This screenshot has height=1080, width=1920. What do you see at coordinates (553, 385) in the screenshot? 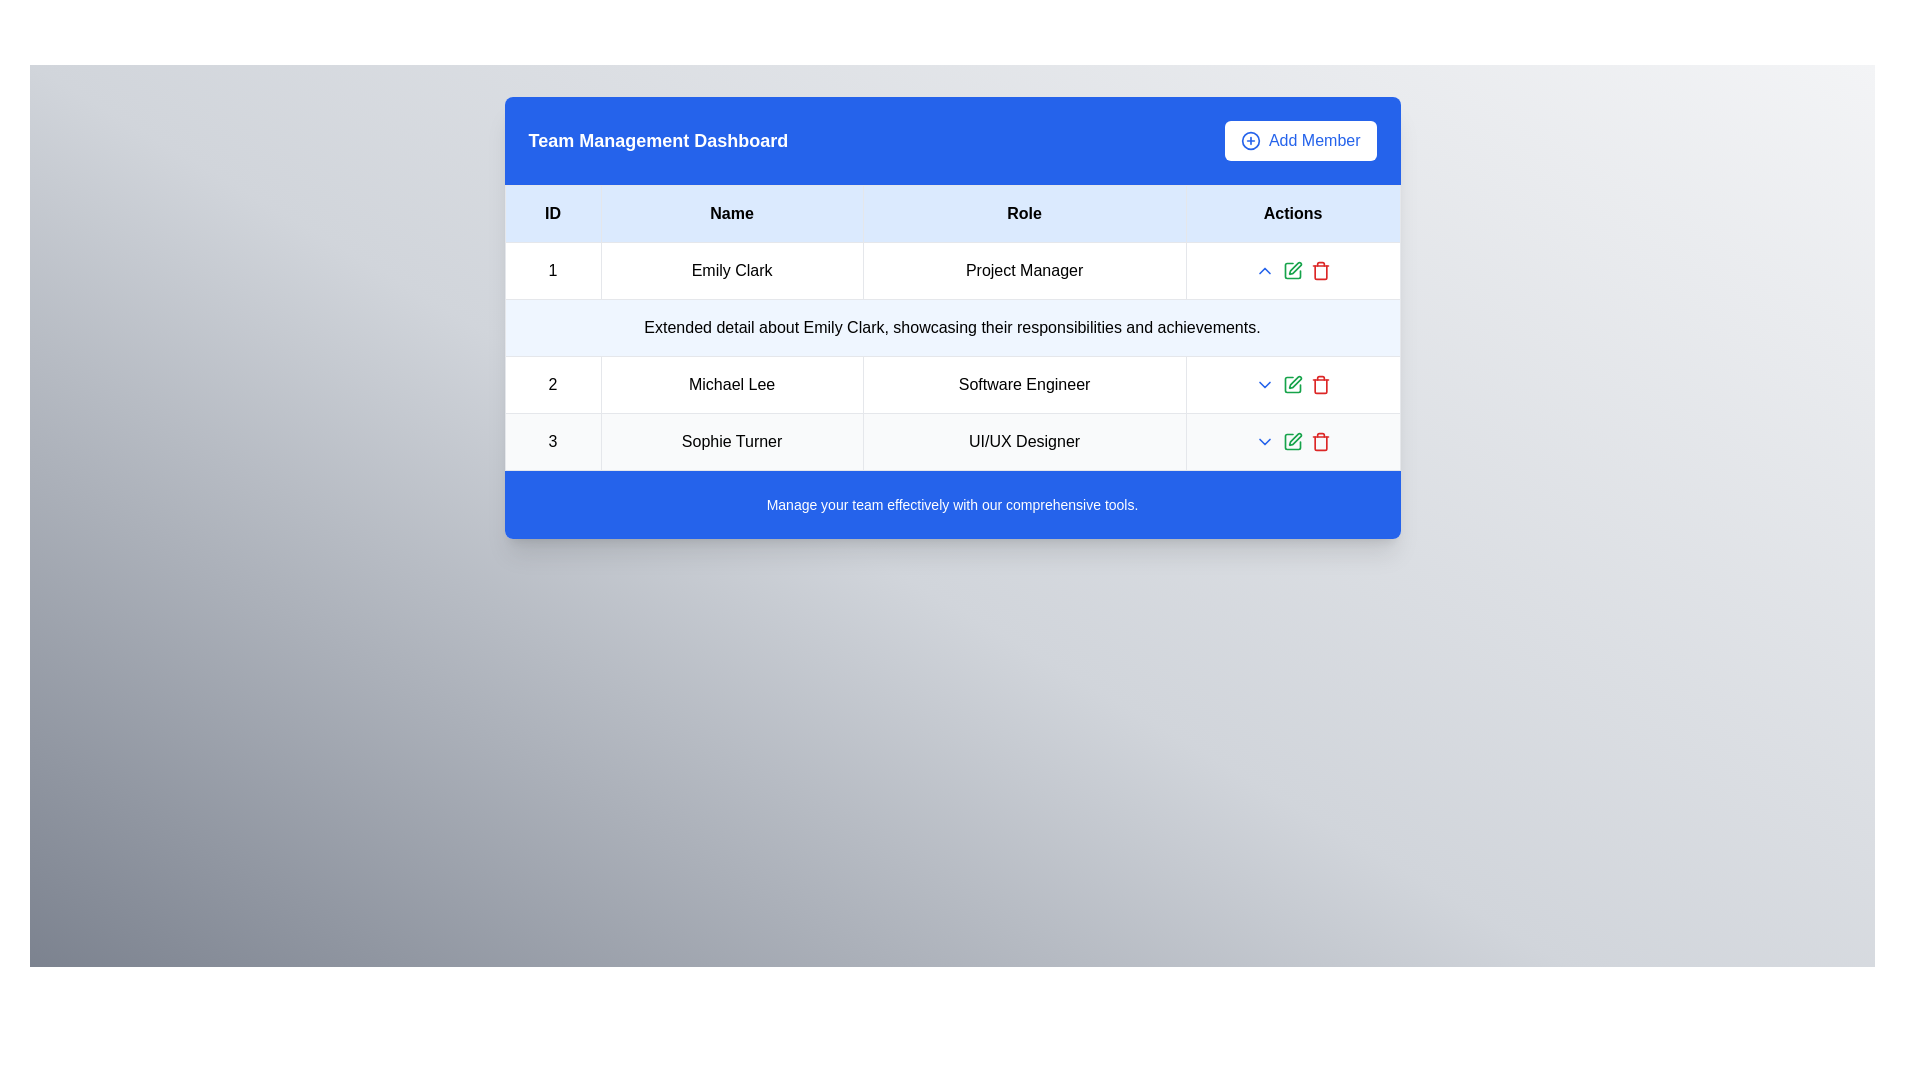
I see `the Static Text Label displaying the number '2', which is styled with a simple black font and is located in the leftmost column of a tabular layout` at bounding box center [553, 385].